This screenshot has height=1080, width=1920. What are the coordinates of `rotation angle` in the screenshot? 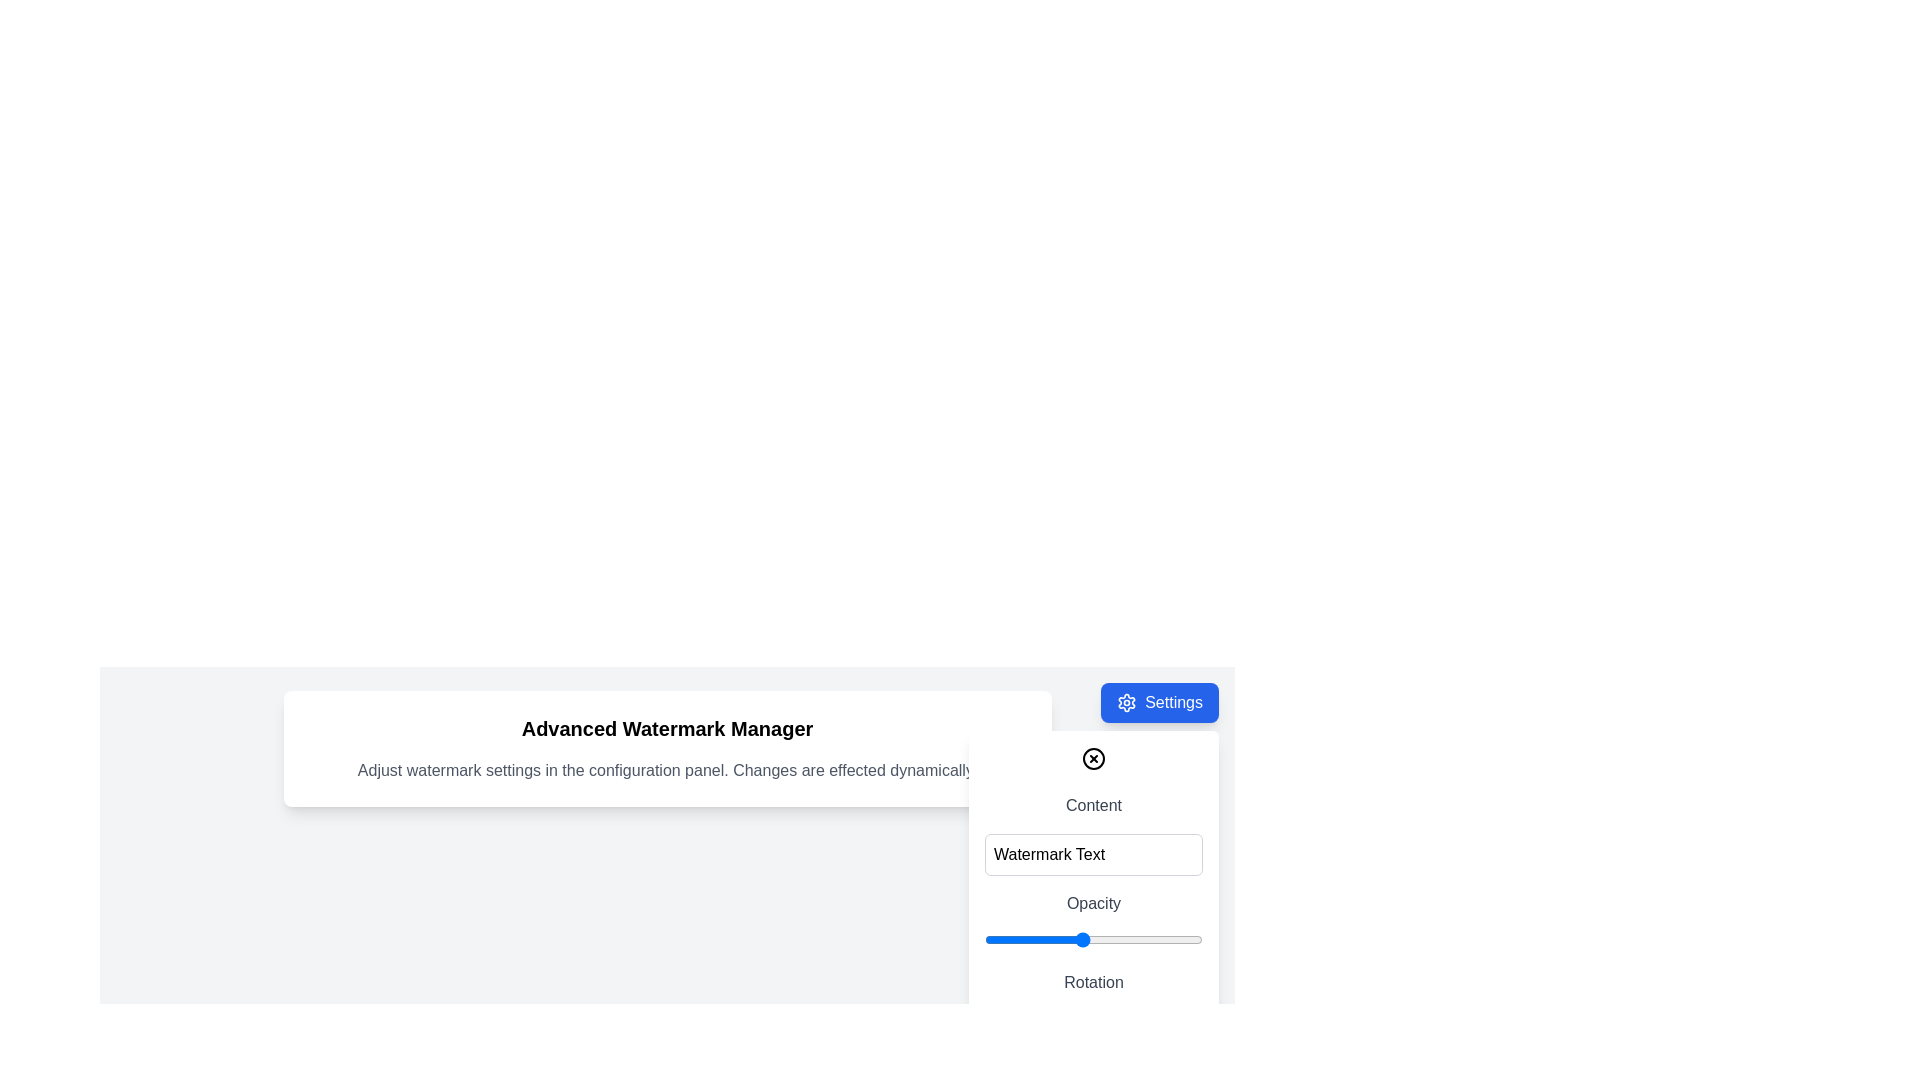 It's located at (1097, 1018).